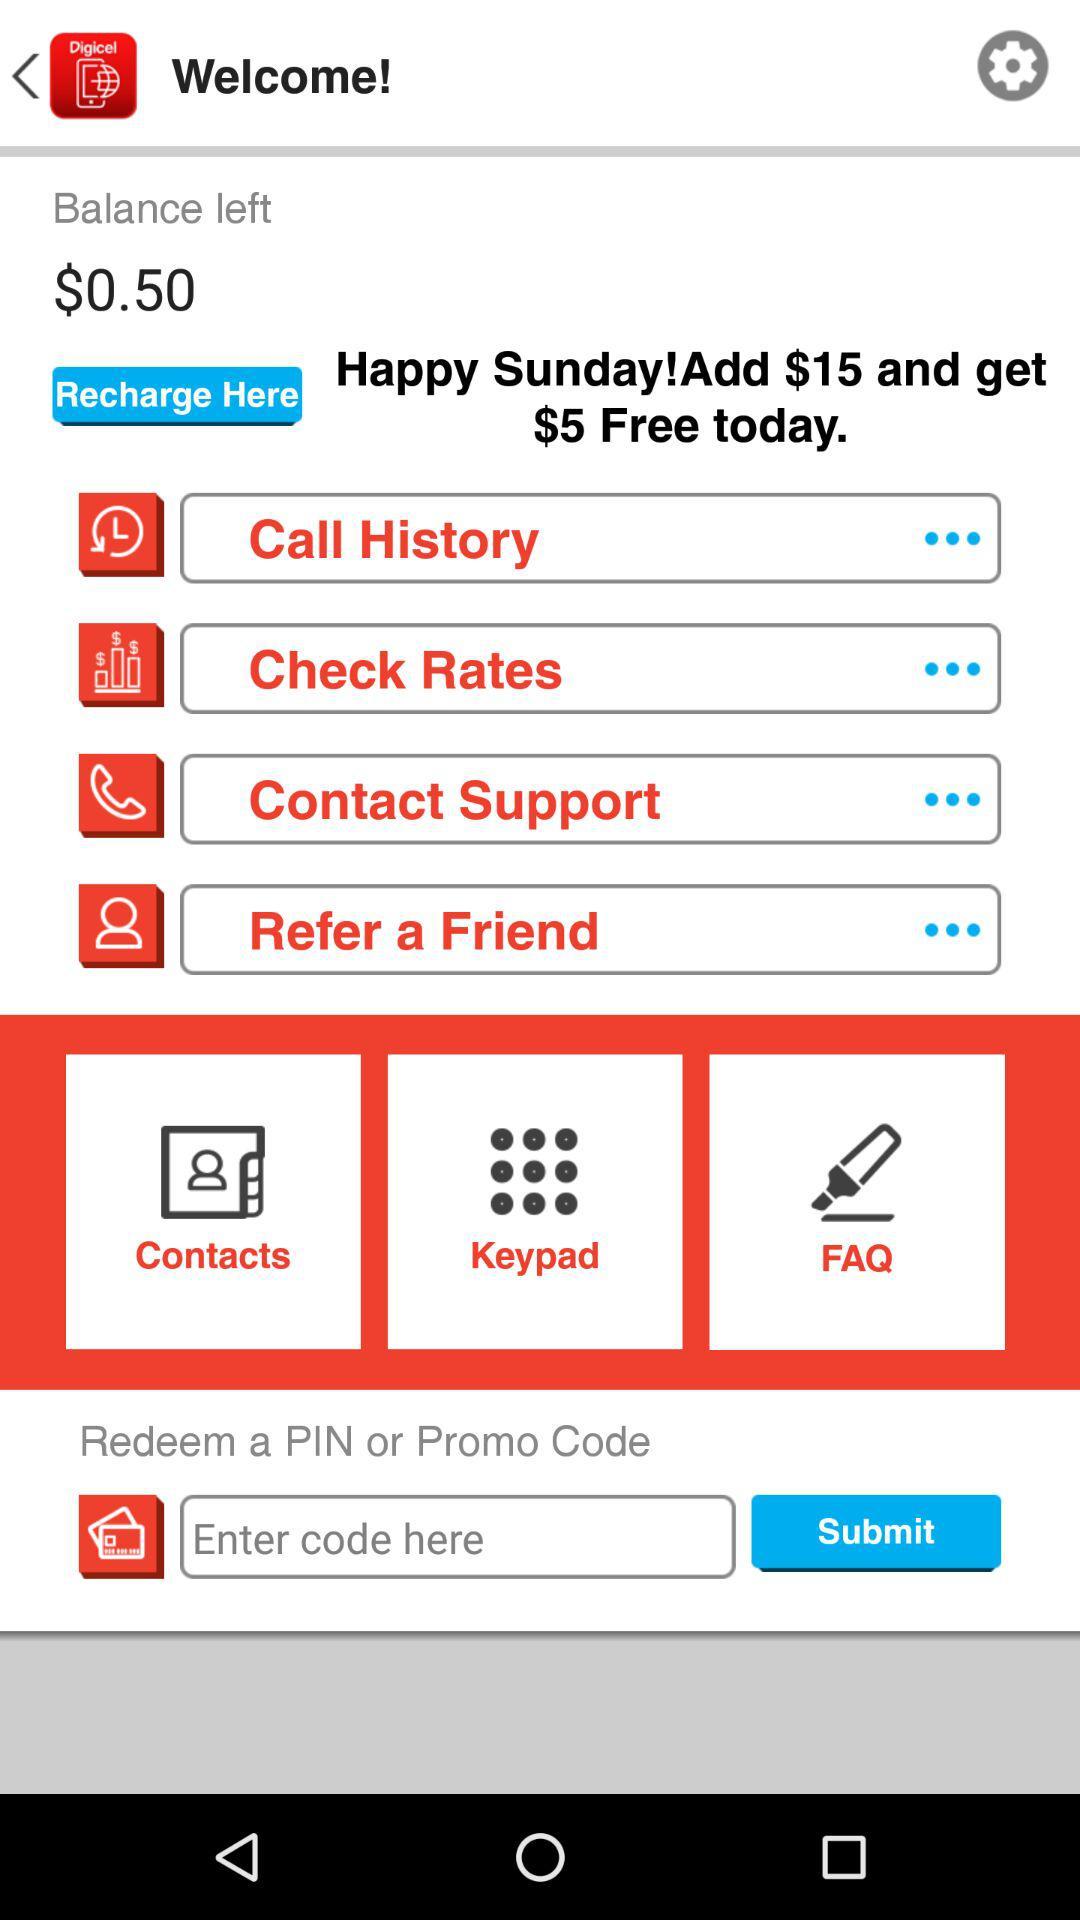  Describe the element at coordinates (1013, 66) in the screenshot. I see `settings menu` at that location.